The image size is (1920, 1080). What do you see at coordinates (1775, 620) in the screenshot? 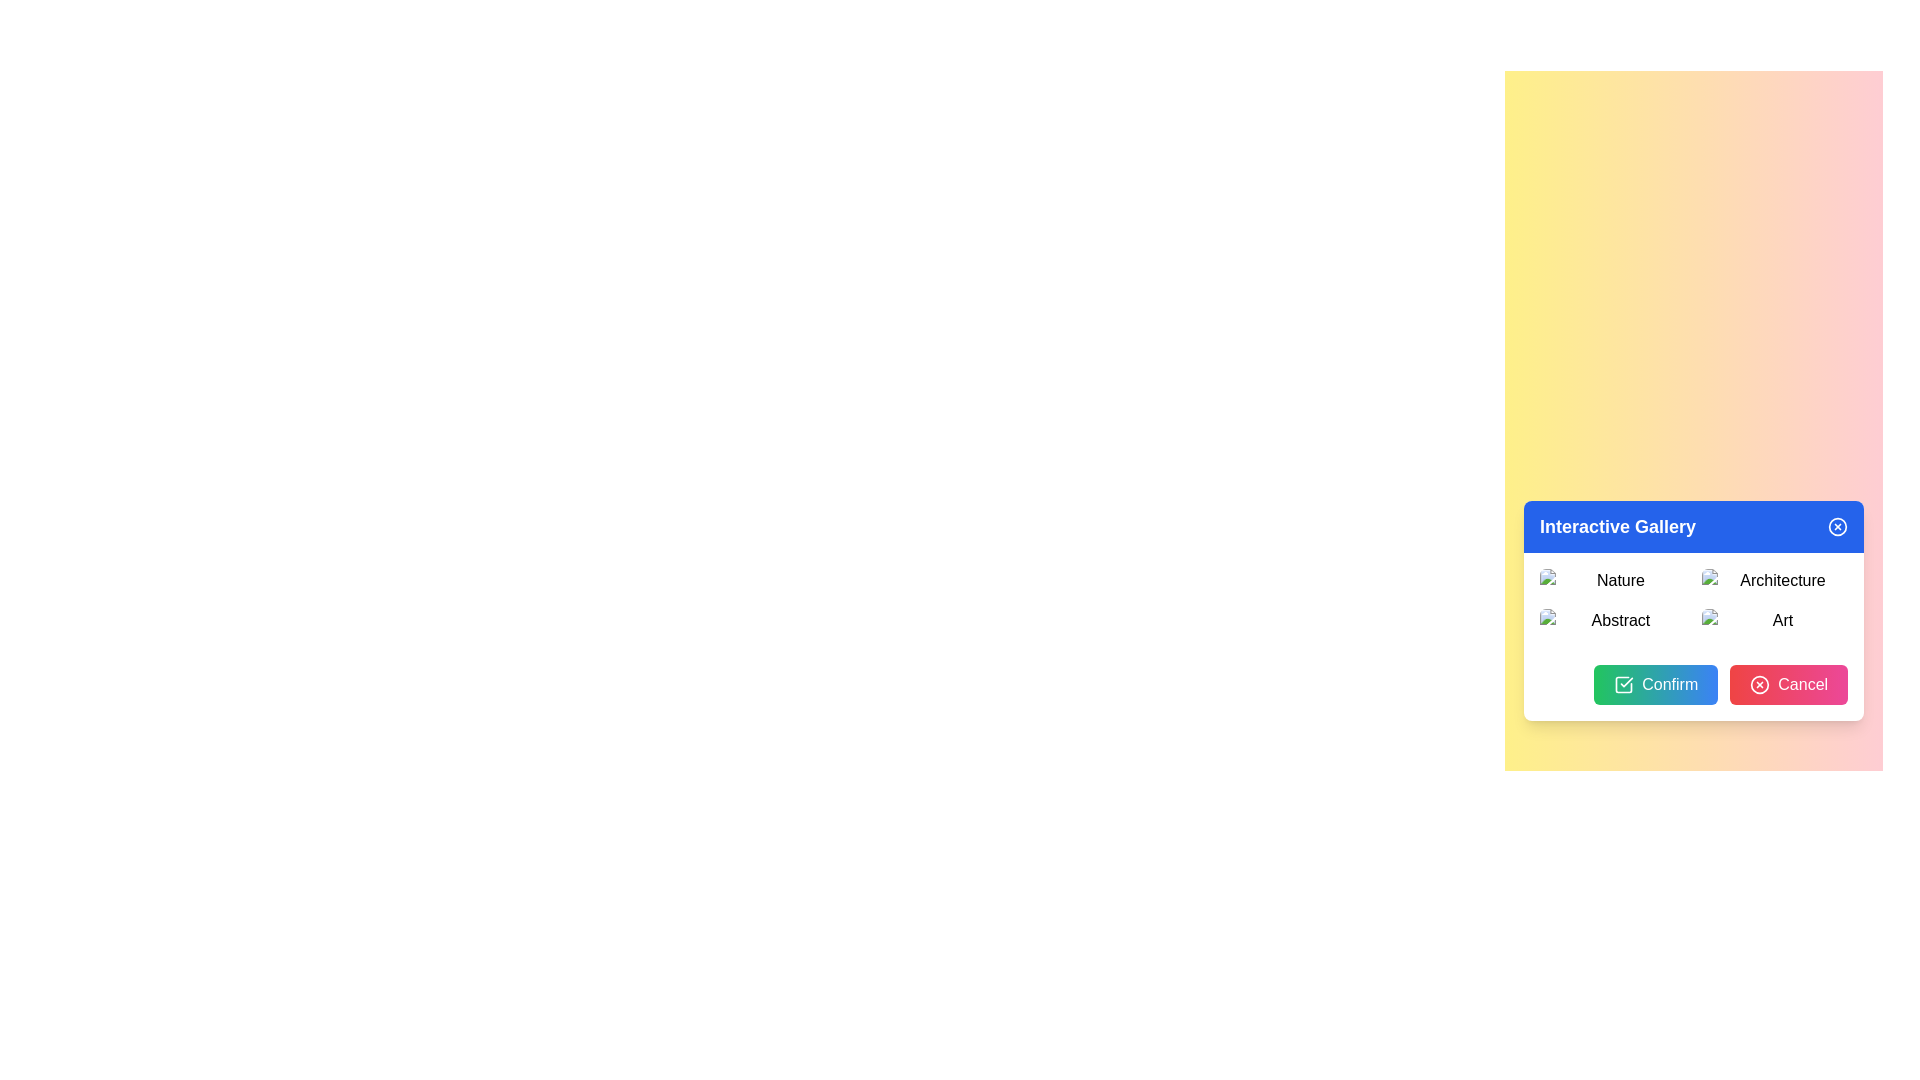
I see `text content of the 'Art' label located in the fourth position of the labeled icons in the 'Interactive Gallery' dialog box` at bounding box center [1775, 620].